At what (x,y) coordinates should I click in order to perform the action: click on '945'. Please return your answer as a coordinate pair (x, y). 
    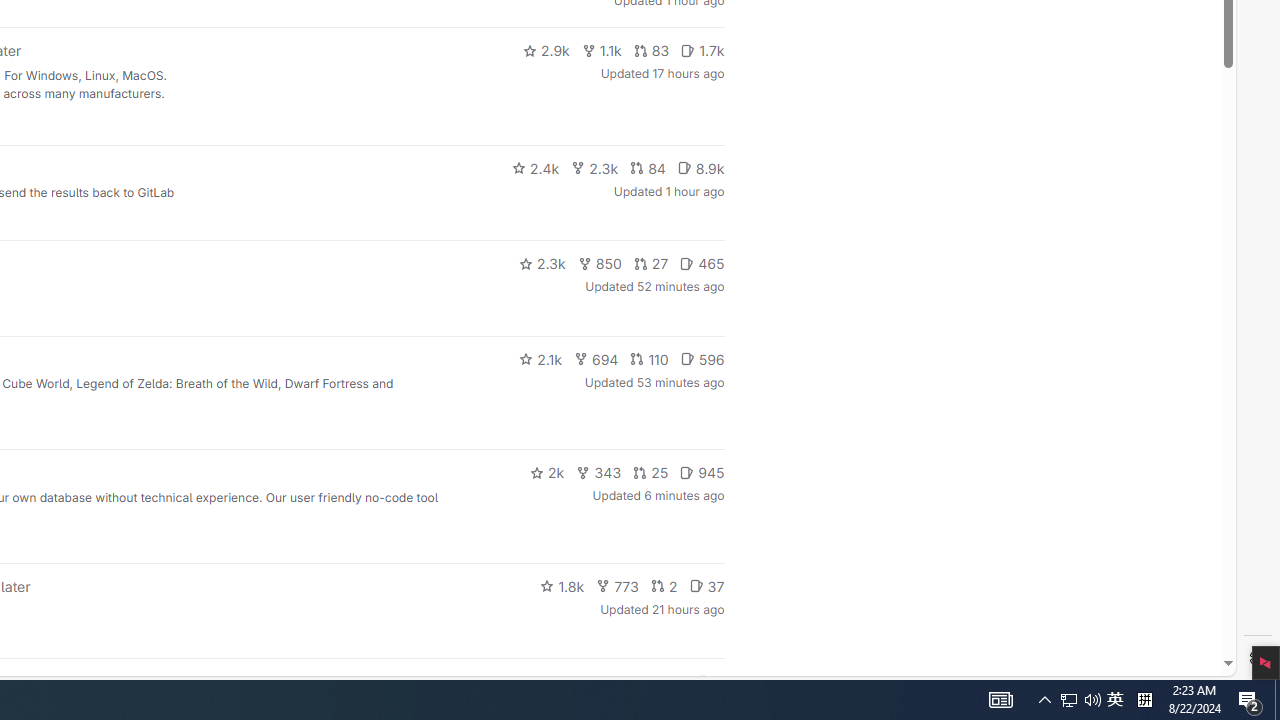
    Looking at the image, I should click on (702, 473).